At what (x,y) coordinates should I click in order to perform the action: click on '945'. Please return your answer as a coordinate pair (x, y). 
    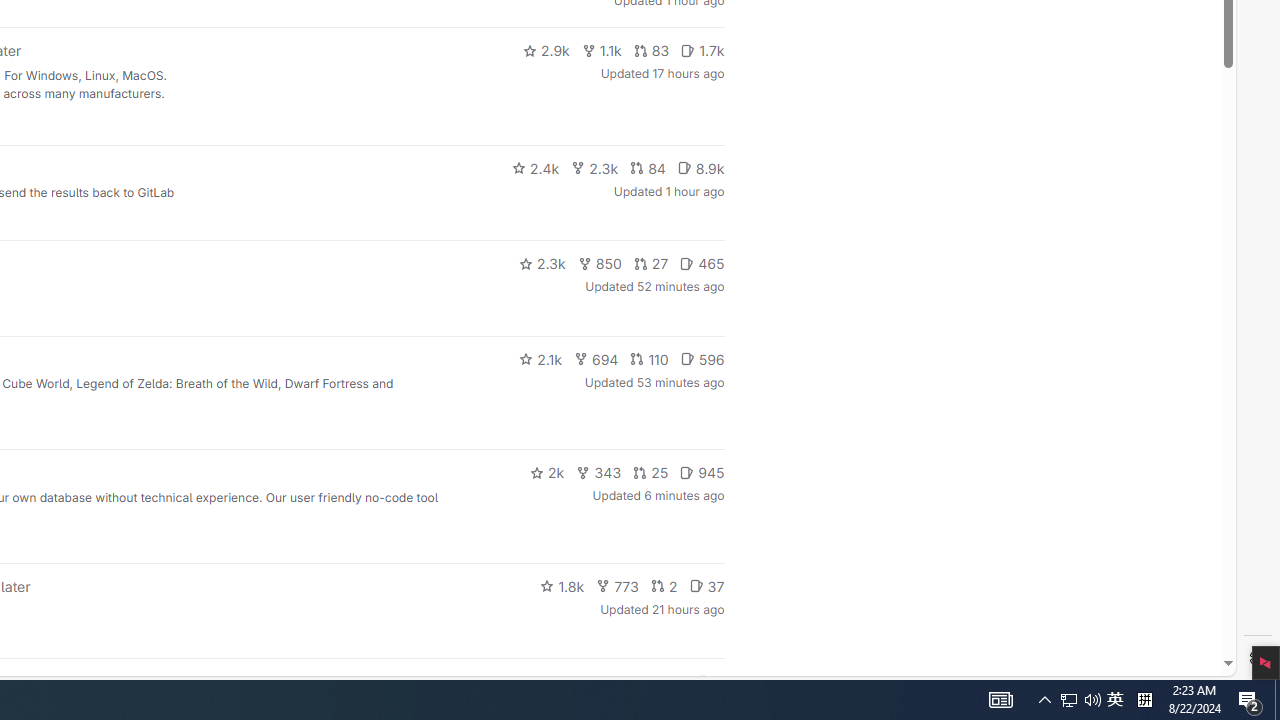
    Looking at the image, I should click on (702, 473).